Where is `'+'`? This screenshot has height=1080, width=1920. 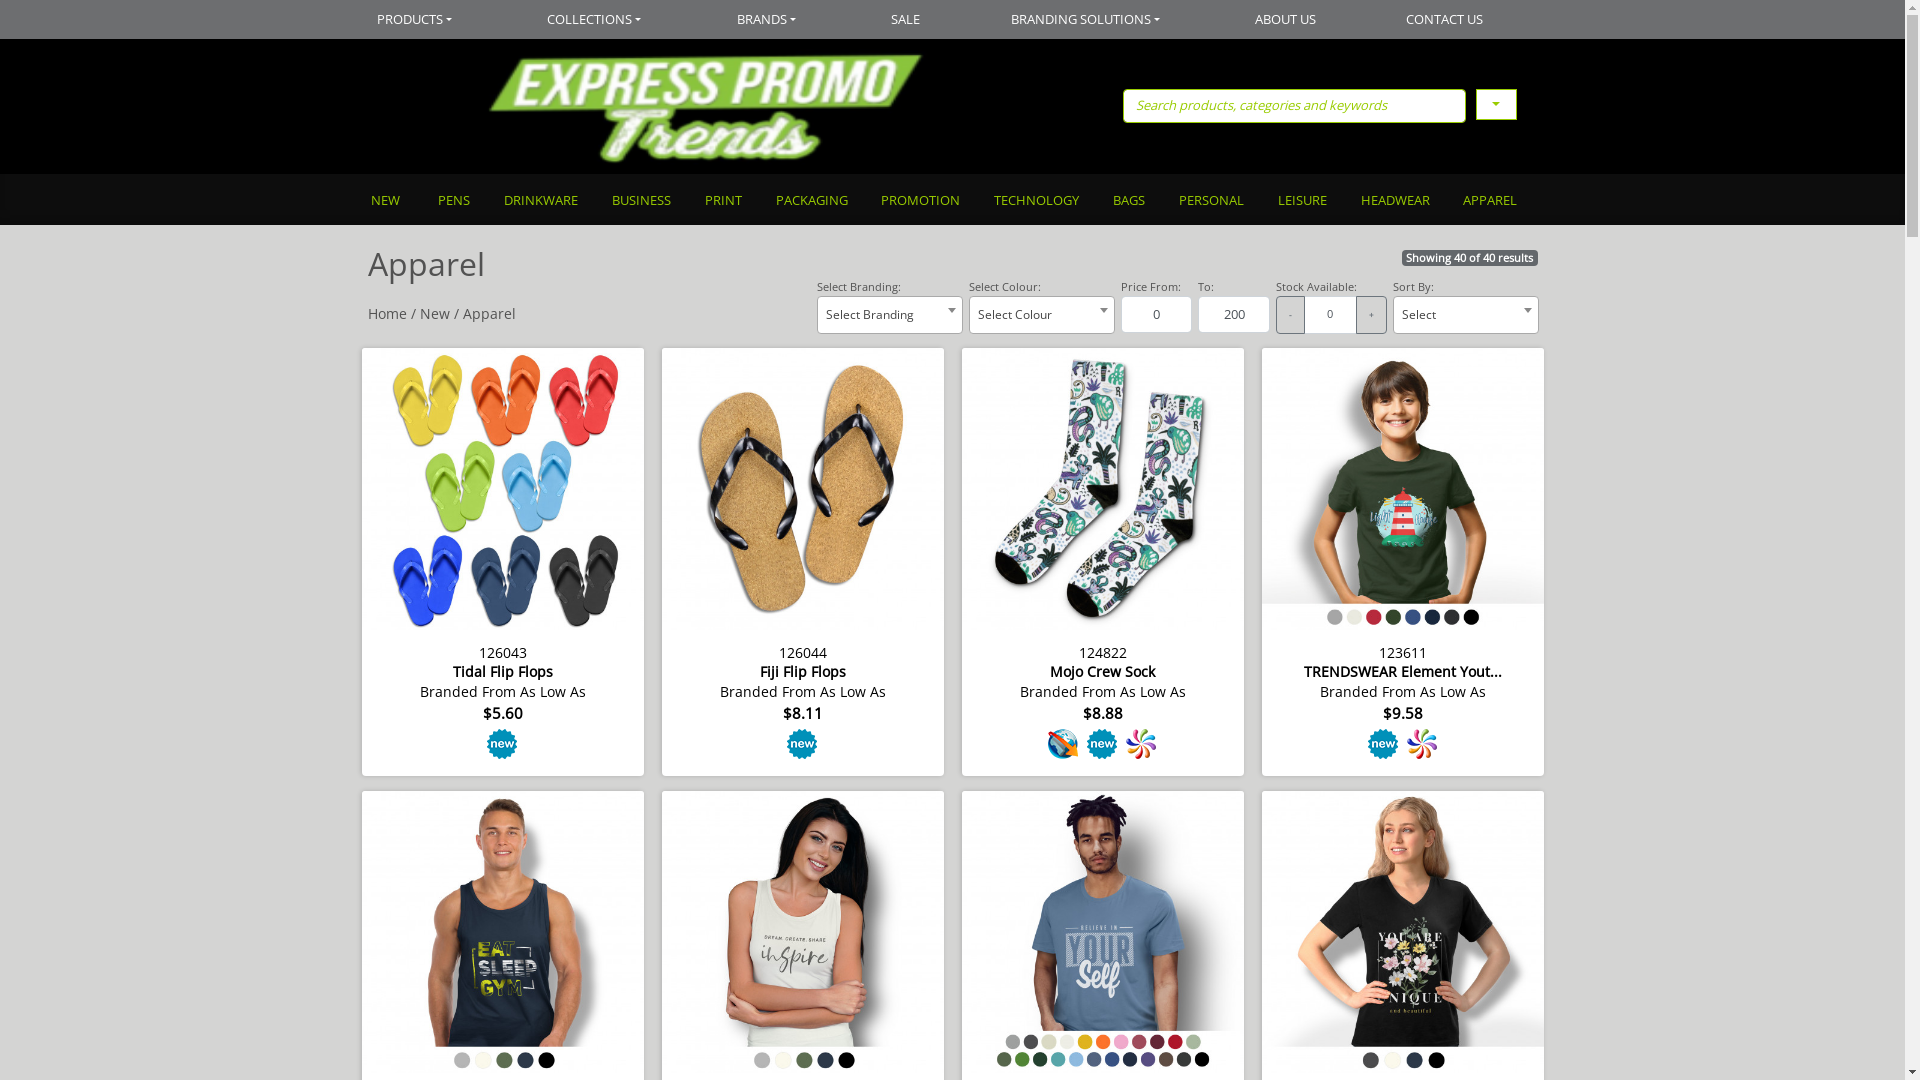
'+' is located at coordinates (1370, 315).